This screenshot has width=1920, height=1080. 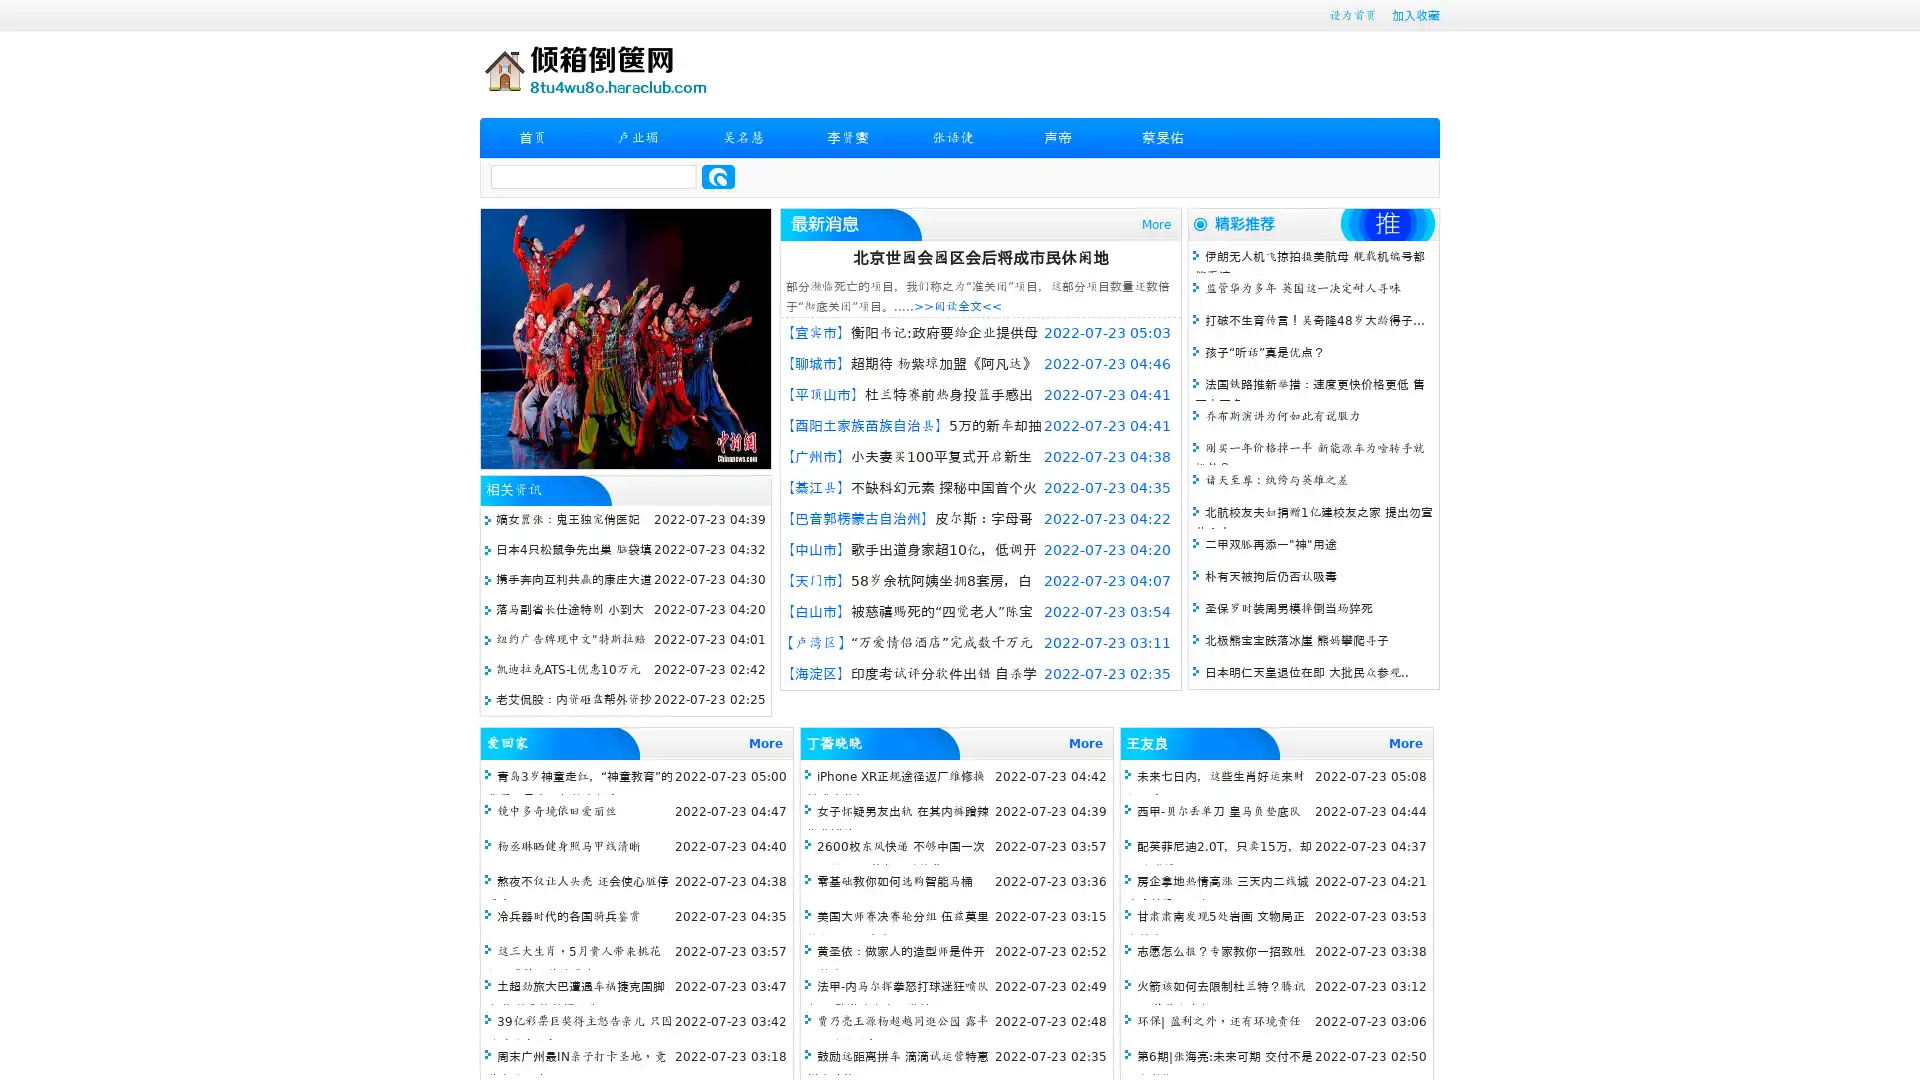 What do you see at coordinates (718, 176) in the screenshot?
I see `Search` at bounding box center [718, 176].